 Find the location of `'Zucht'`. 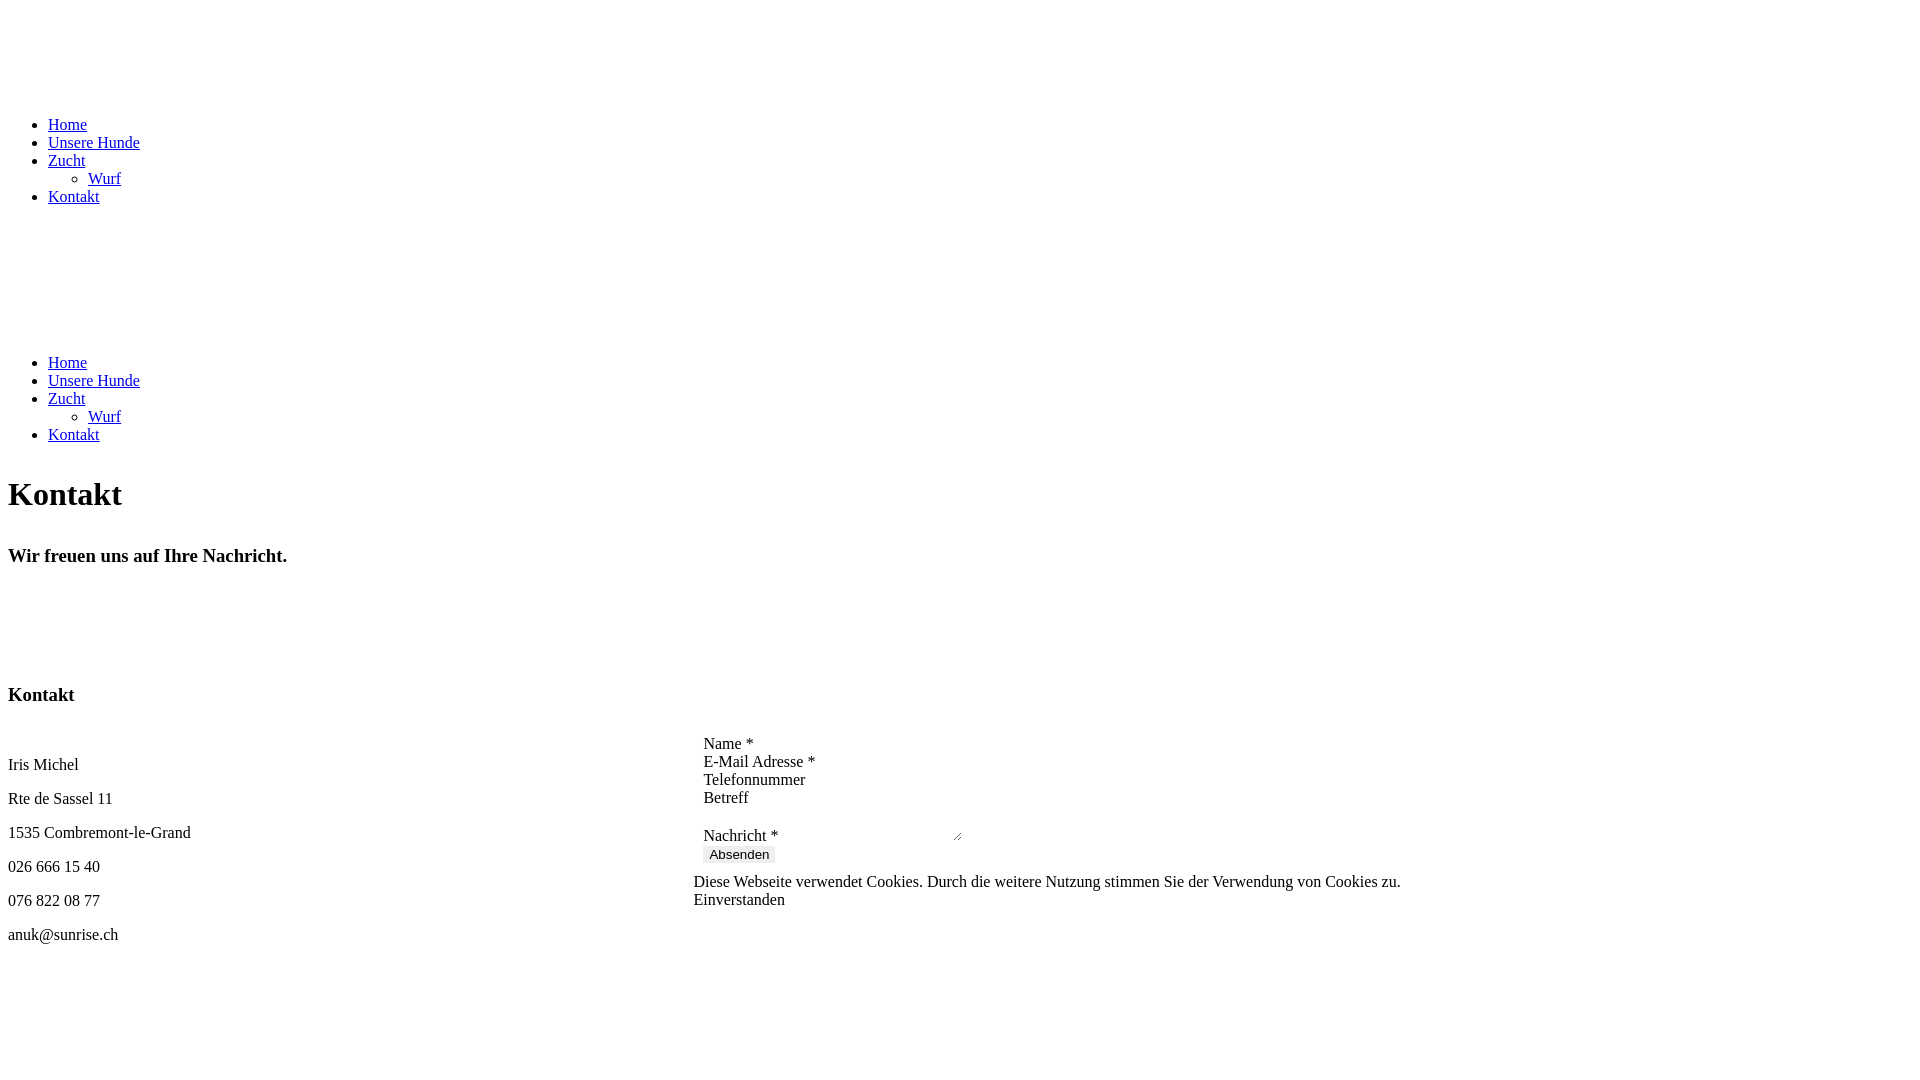

'Zucht' is located at coordinates (48, 398).